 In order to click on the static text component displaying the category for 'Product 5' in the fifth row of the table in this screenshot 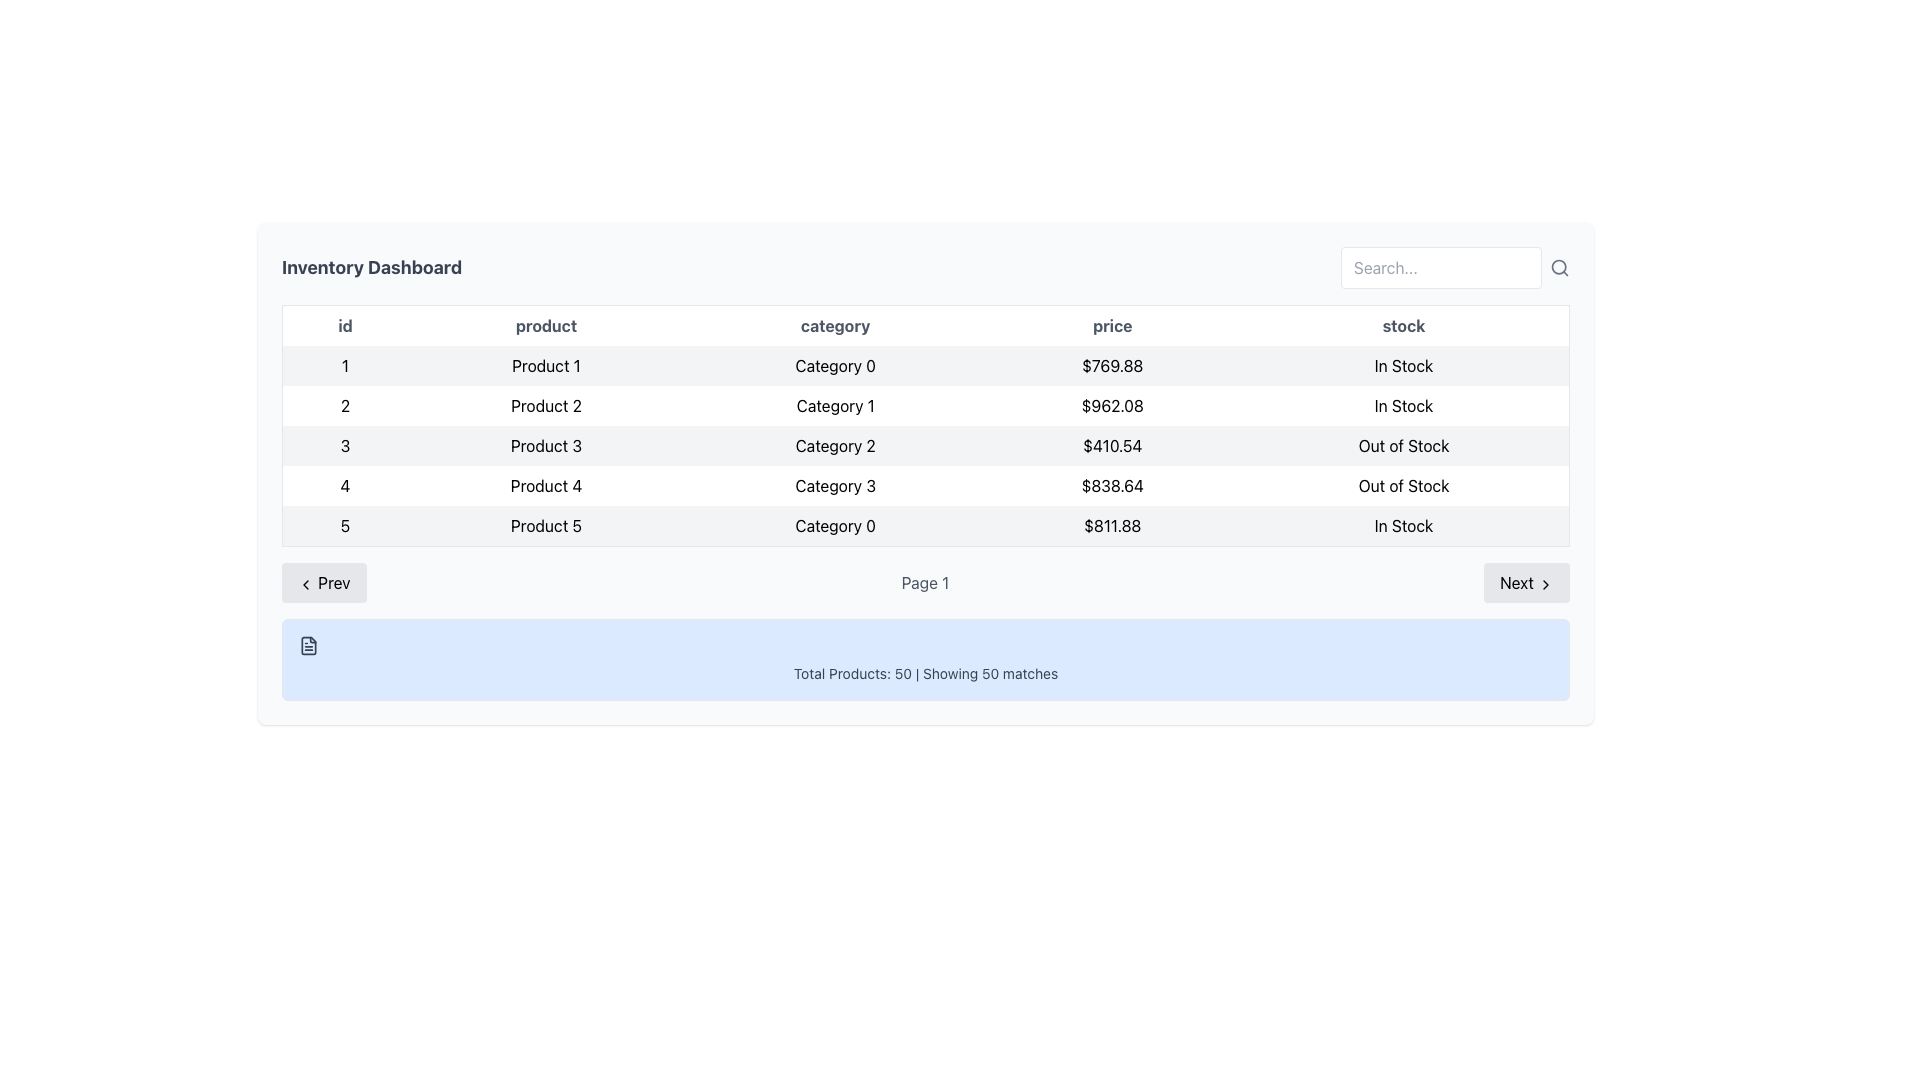, I will do `click(835, 525)`.